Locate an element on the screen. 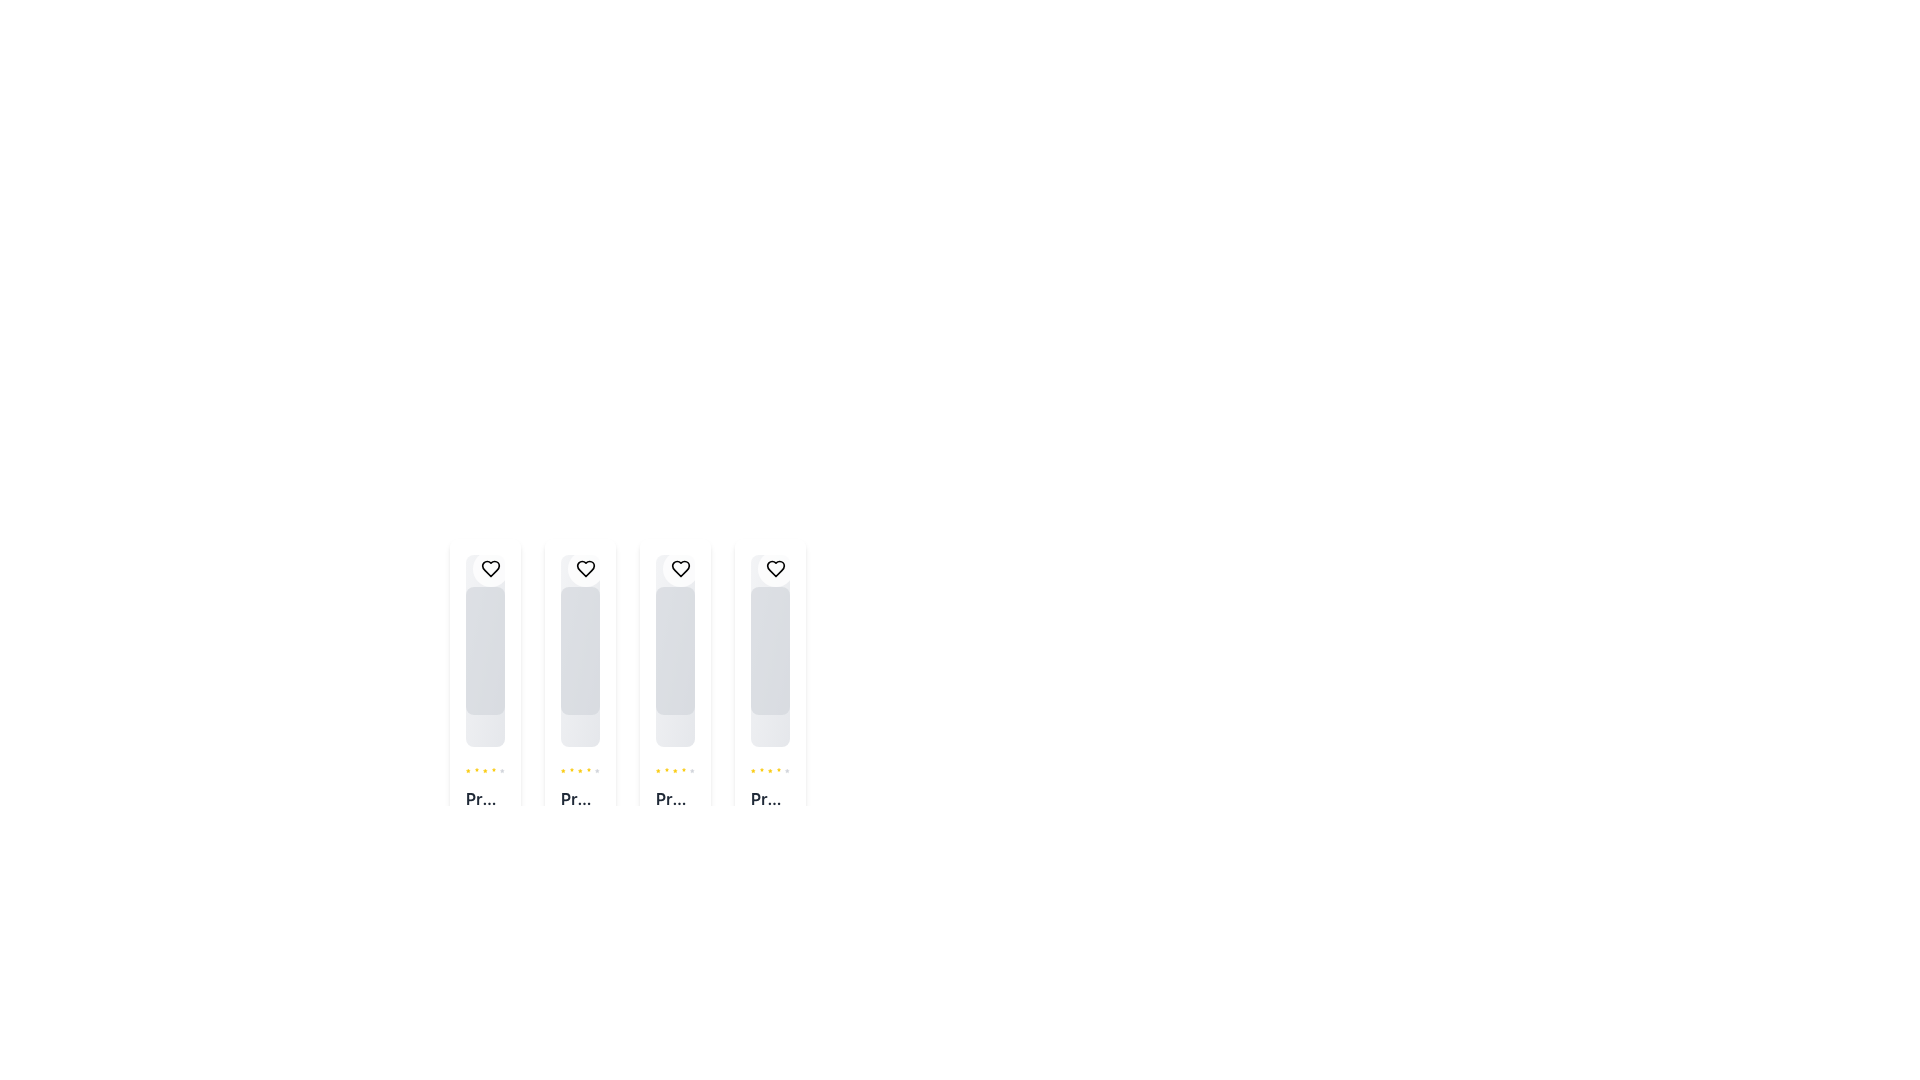 The height and width of the screenshot is (1080, 1920). the second column Placeholder element in the horizontal row of four columns, which serves as a decorative or loading component is located at coordinates (579, 651).